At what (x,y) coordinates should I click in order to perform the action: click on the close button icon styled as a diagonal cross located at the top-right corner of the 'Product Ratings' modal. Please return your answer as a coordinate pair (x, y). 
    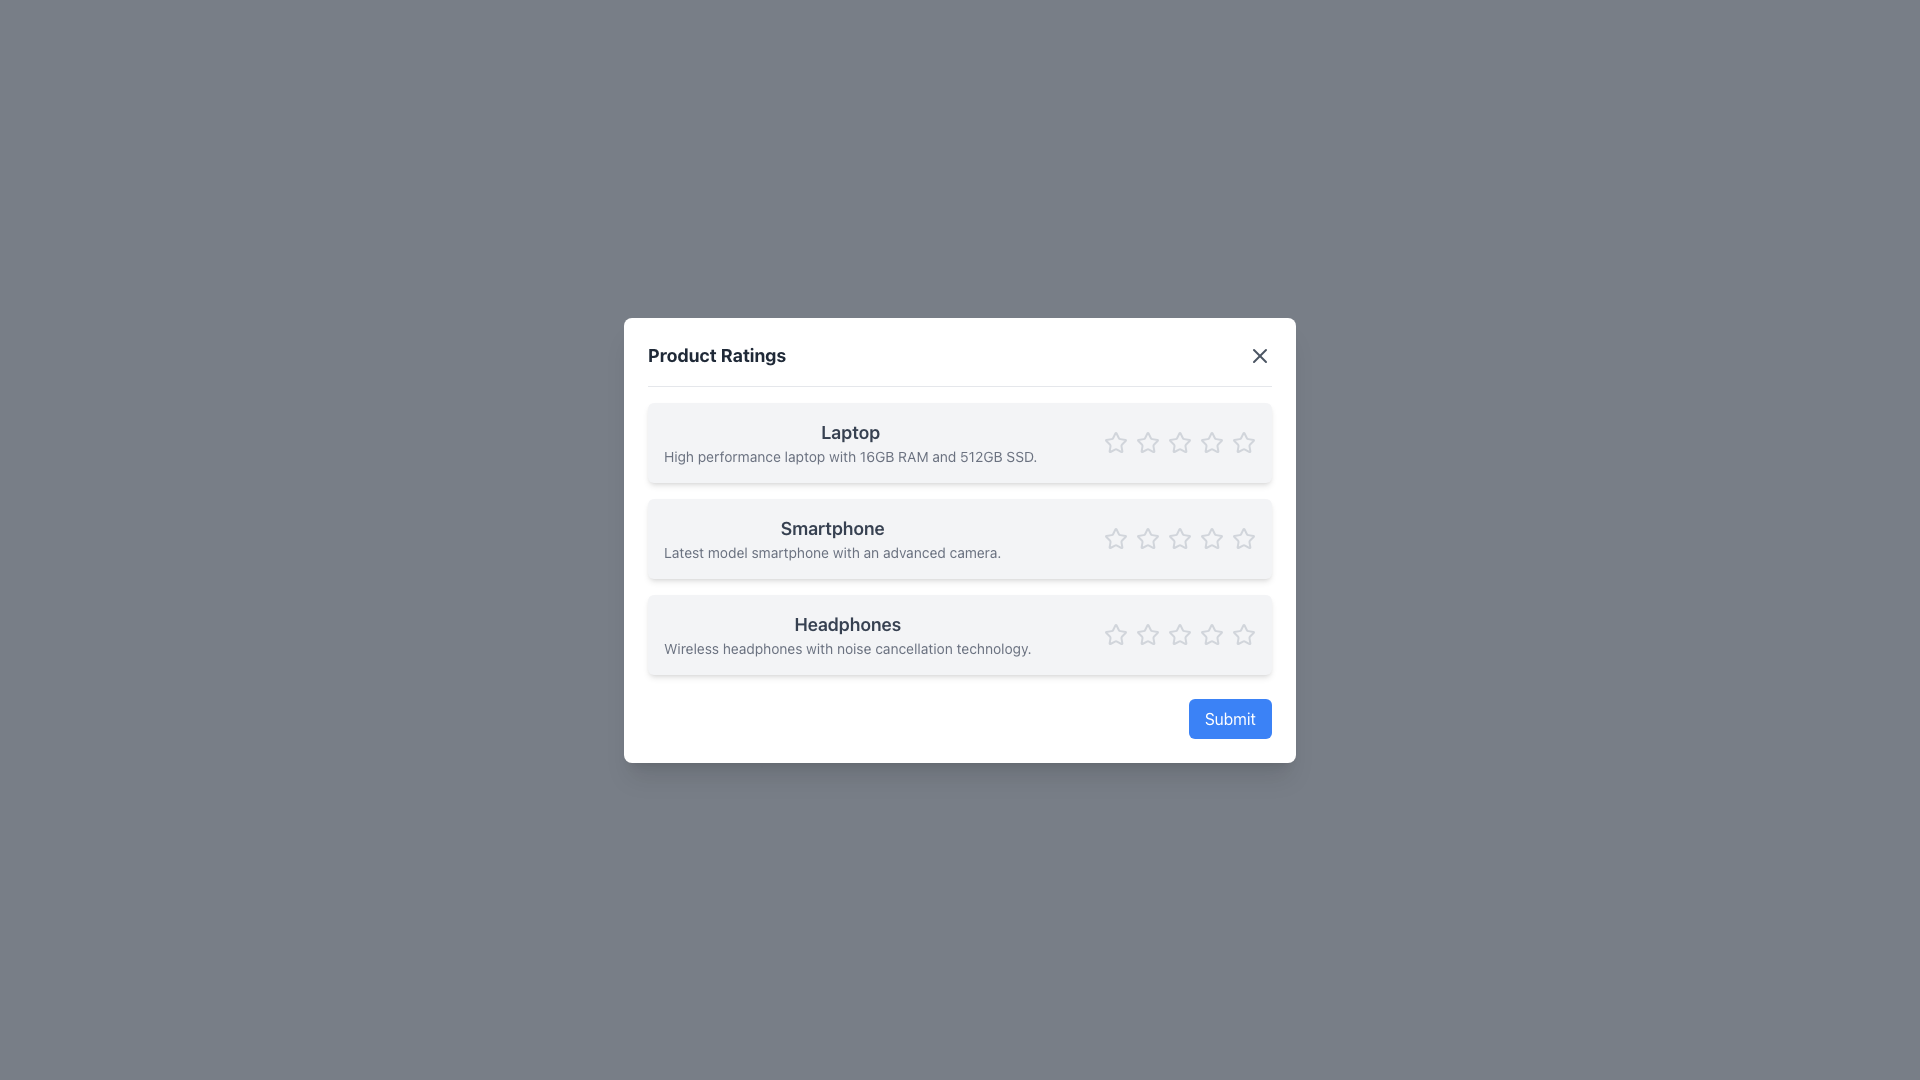
    Looking at the image, I should click on (1258, 353).